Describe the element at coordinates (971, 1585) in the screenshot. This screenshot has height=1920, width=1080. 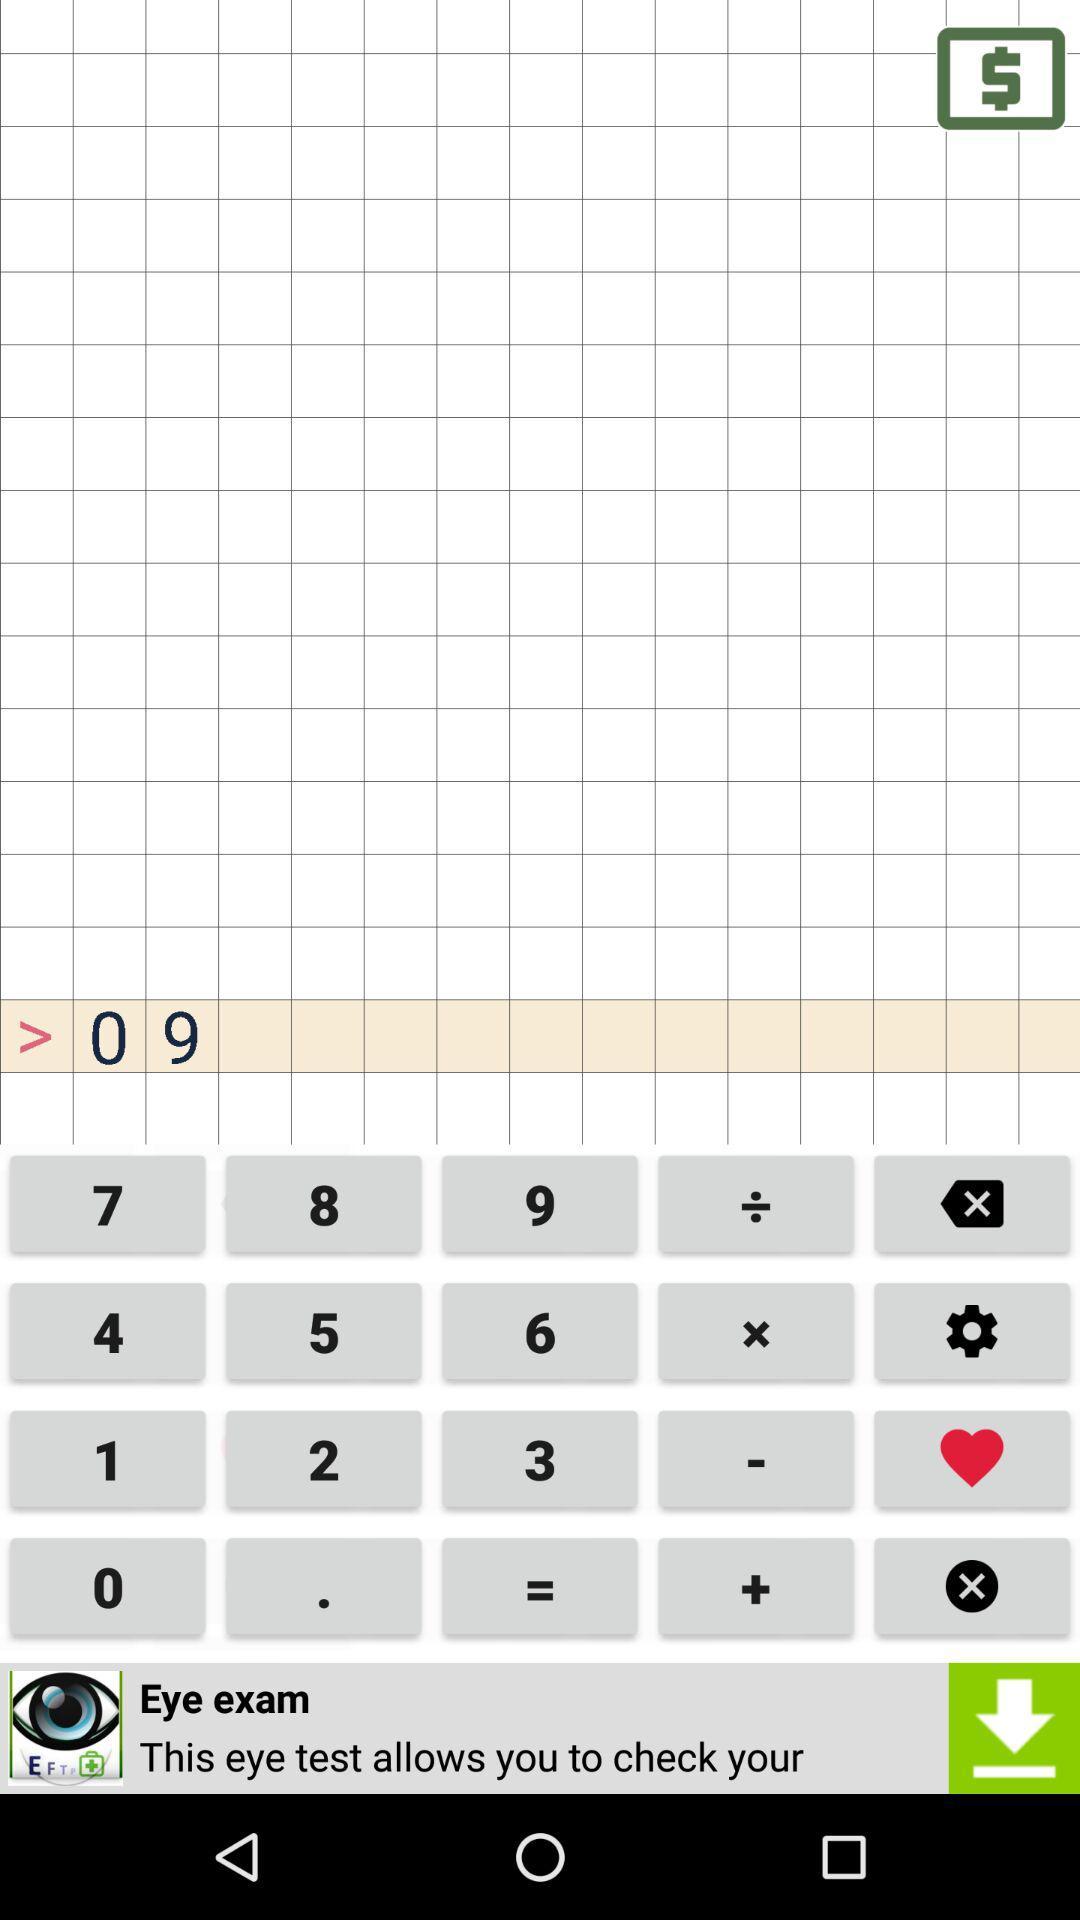
I see `multiply option` at that location.